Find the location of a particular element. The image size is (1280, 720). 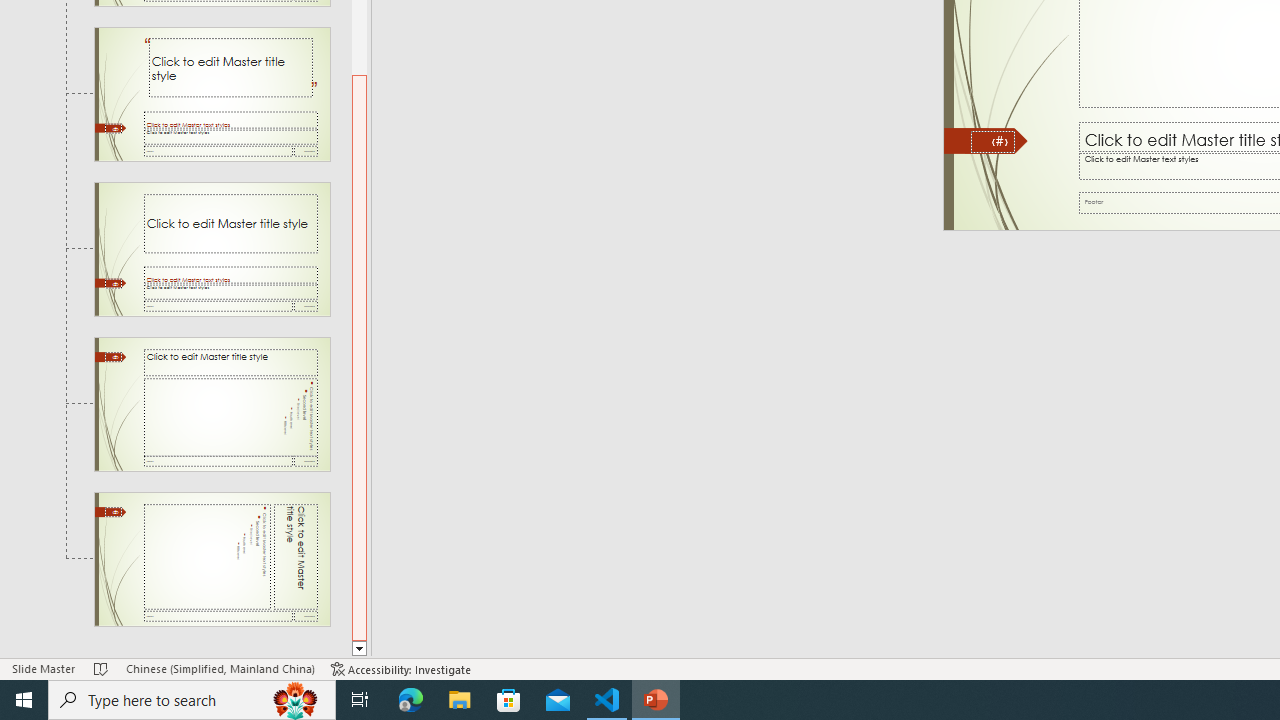

'Slide True or False Layout: used by no slides' is located at coordinates (212, 248).